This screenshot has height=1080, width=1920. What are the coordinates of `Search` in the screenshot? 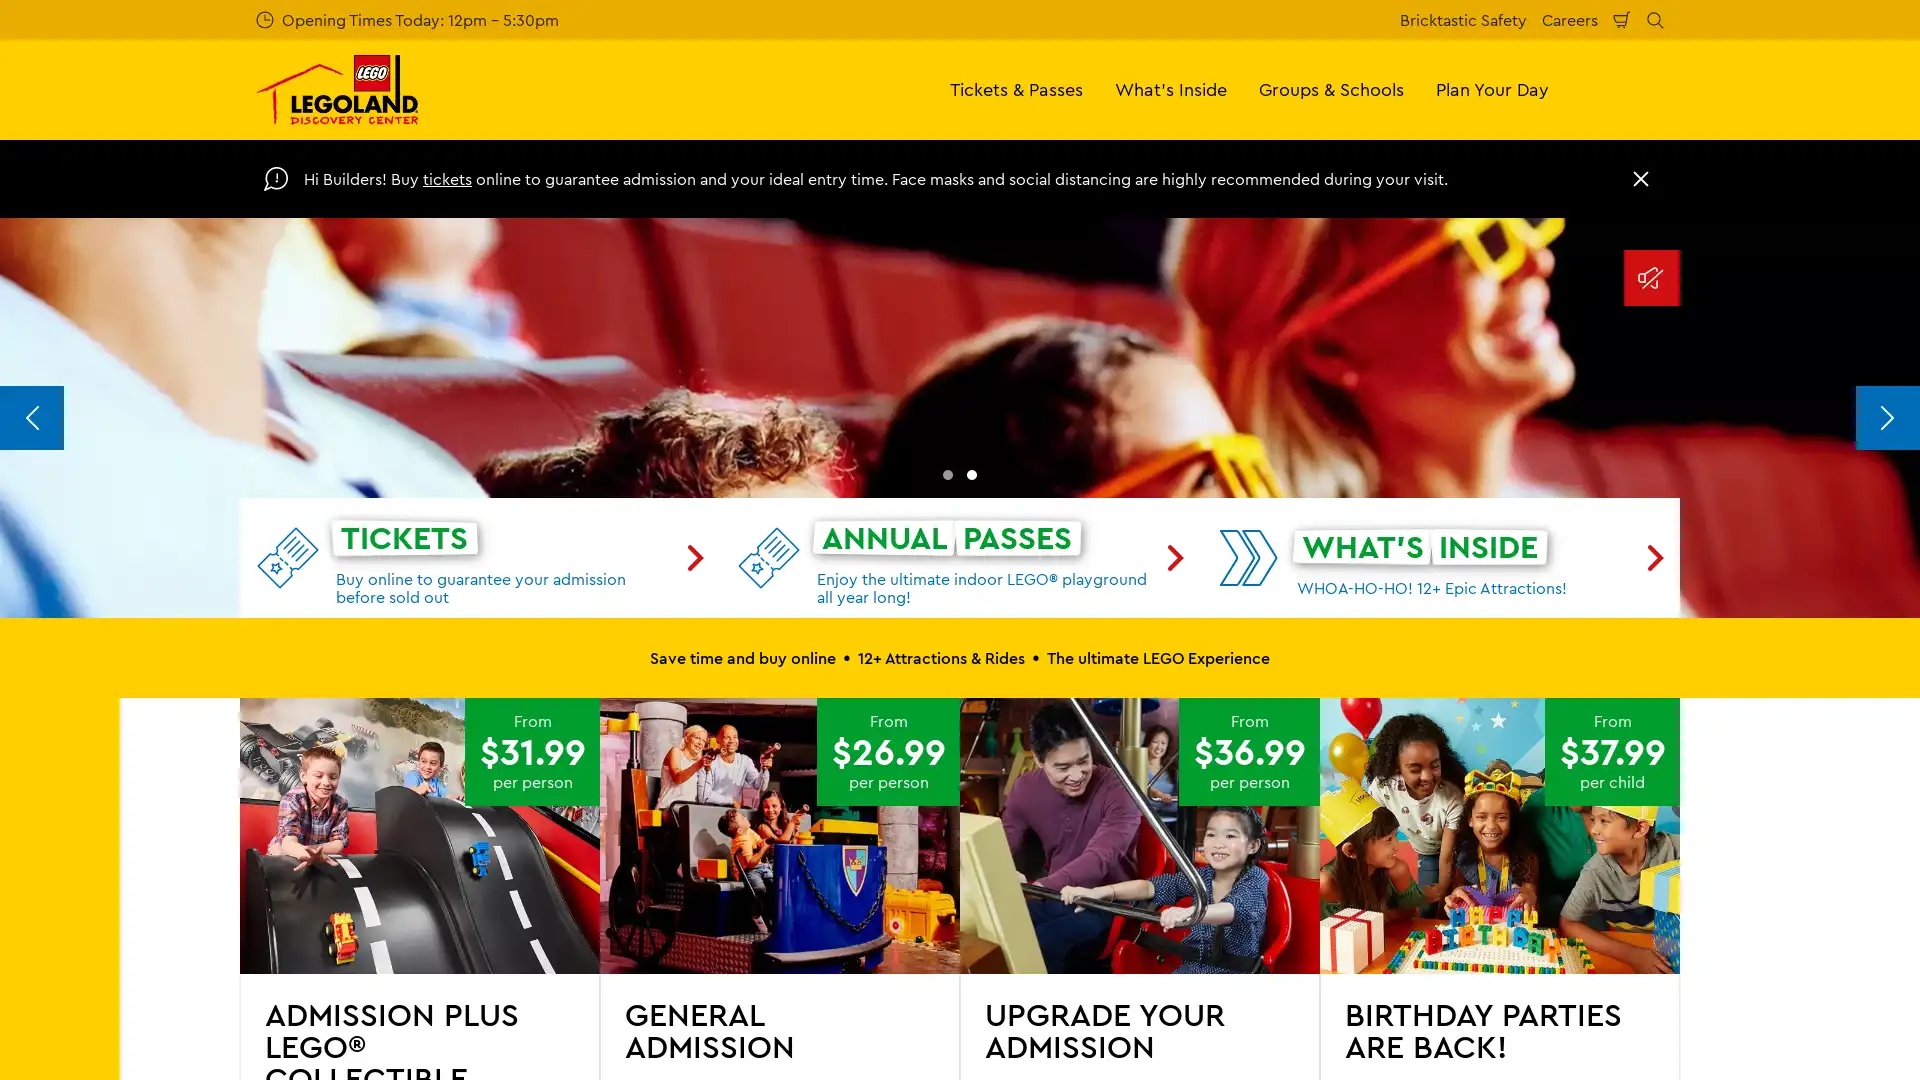 It's located at (1655, 19).